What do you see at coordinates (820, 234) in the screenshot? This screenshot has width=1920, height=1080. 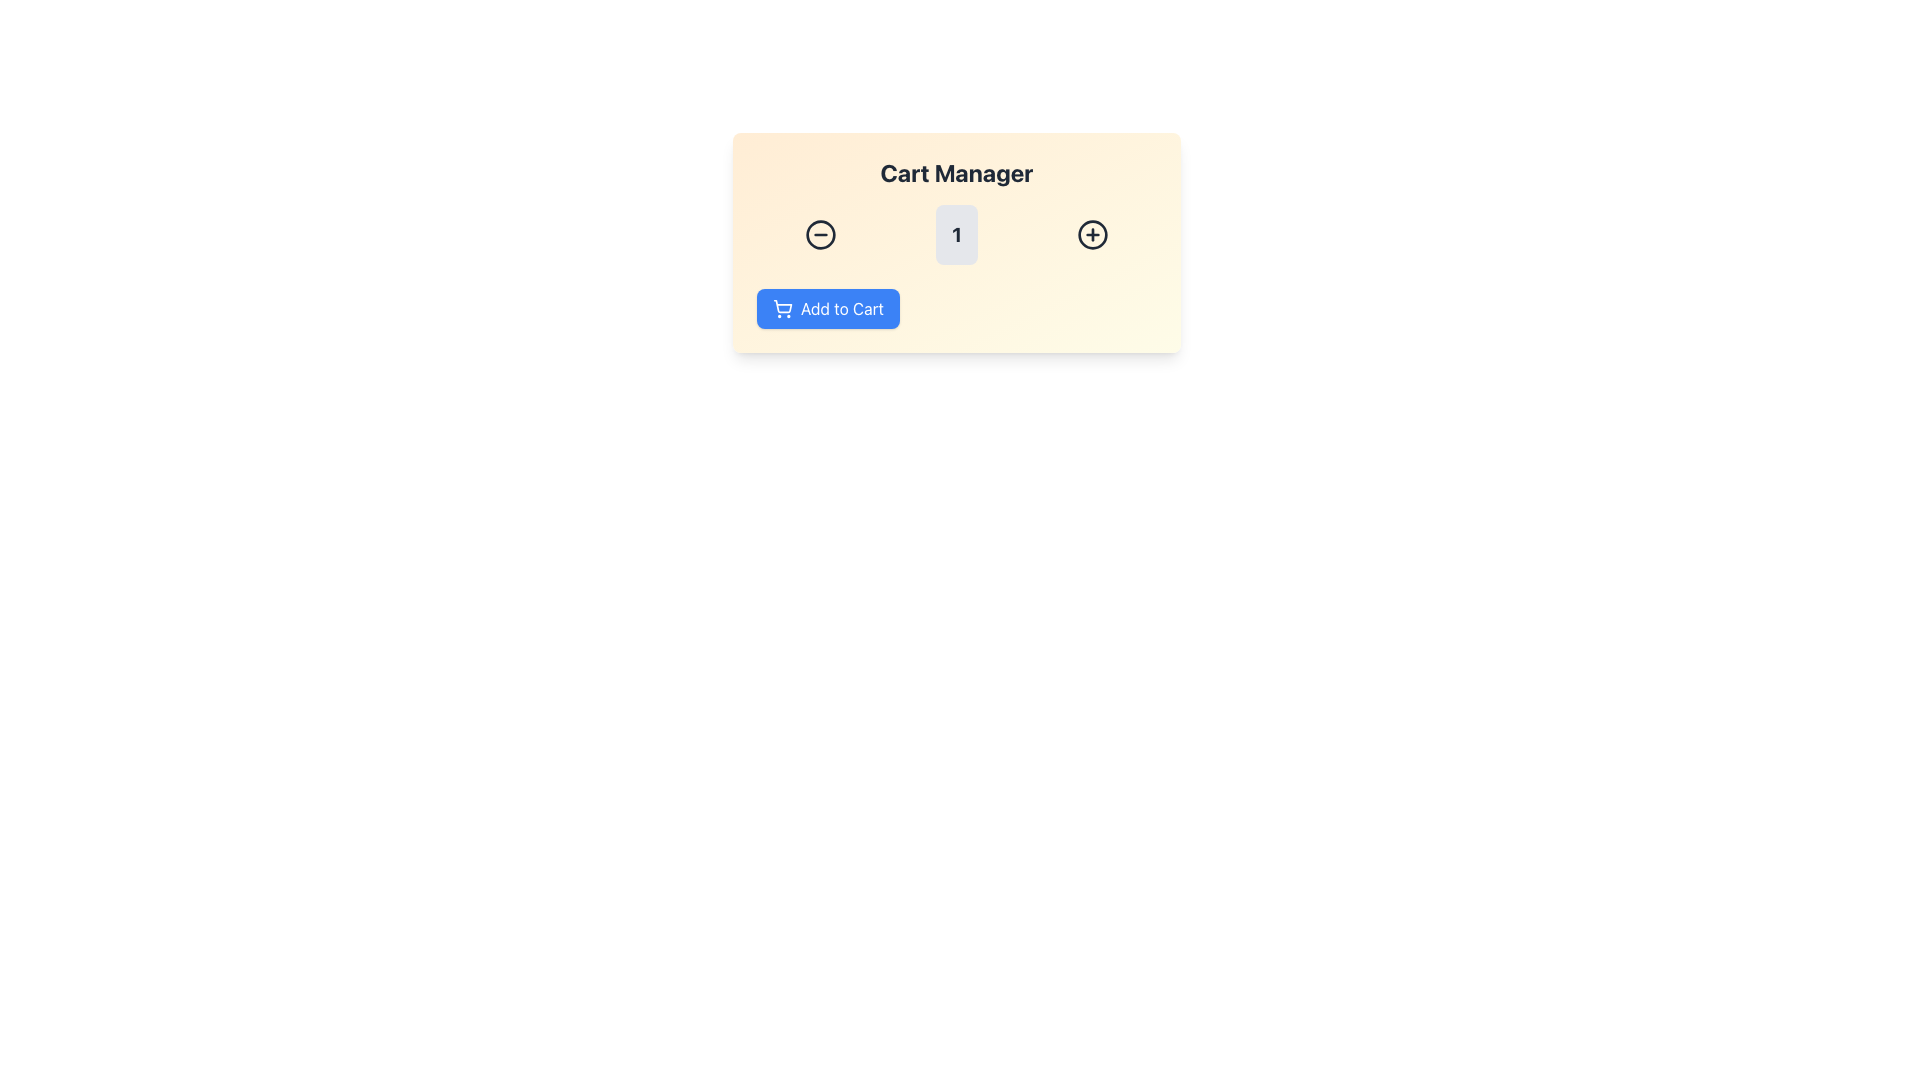 I see `the decrement button located to the left of the numeric counter in the 'Cart Manager' section to reduce the quantity of items in the cart` at bounding box center [820, 234].